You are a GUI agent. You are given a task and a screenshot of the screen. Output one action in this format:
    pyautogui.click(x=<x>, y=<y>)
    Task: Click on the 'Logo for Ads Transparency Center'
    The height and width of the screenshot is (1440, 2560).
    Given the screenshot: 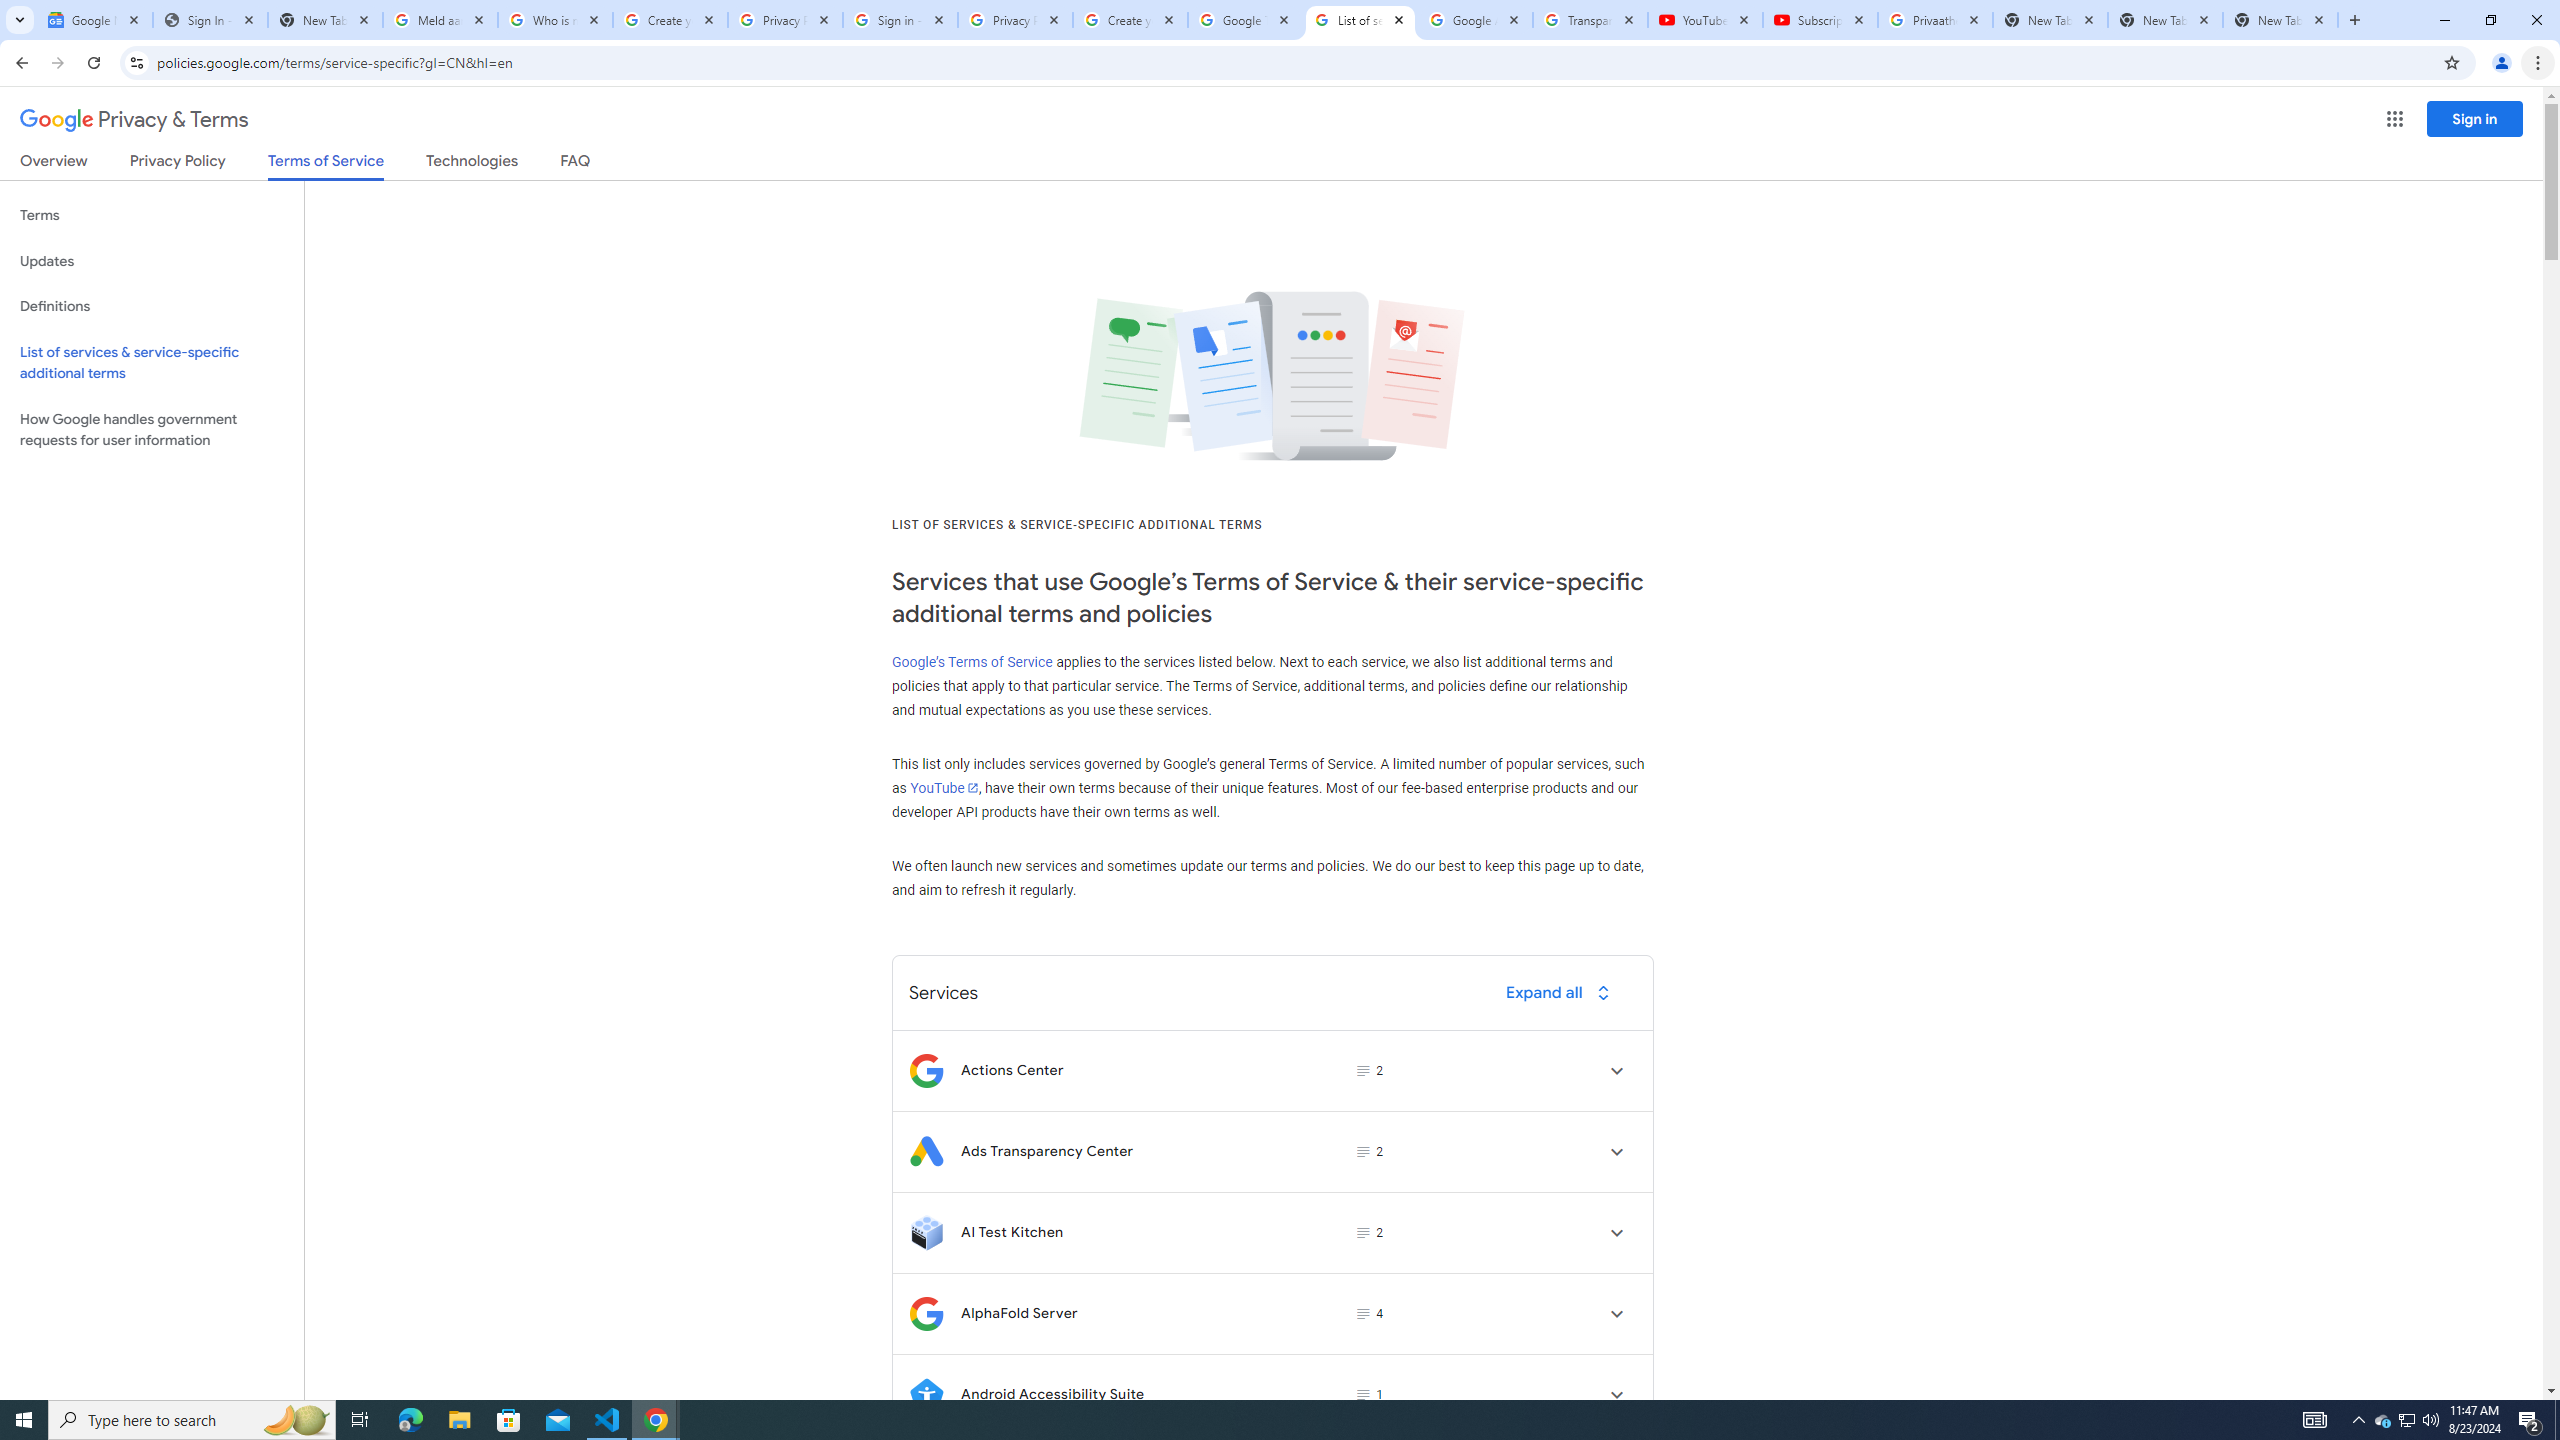 What is the action you would take?
    pyautogui.click(x=925, y=1150)
    